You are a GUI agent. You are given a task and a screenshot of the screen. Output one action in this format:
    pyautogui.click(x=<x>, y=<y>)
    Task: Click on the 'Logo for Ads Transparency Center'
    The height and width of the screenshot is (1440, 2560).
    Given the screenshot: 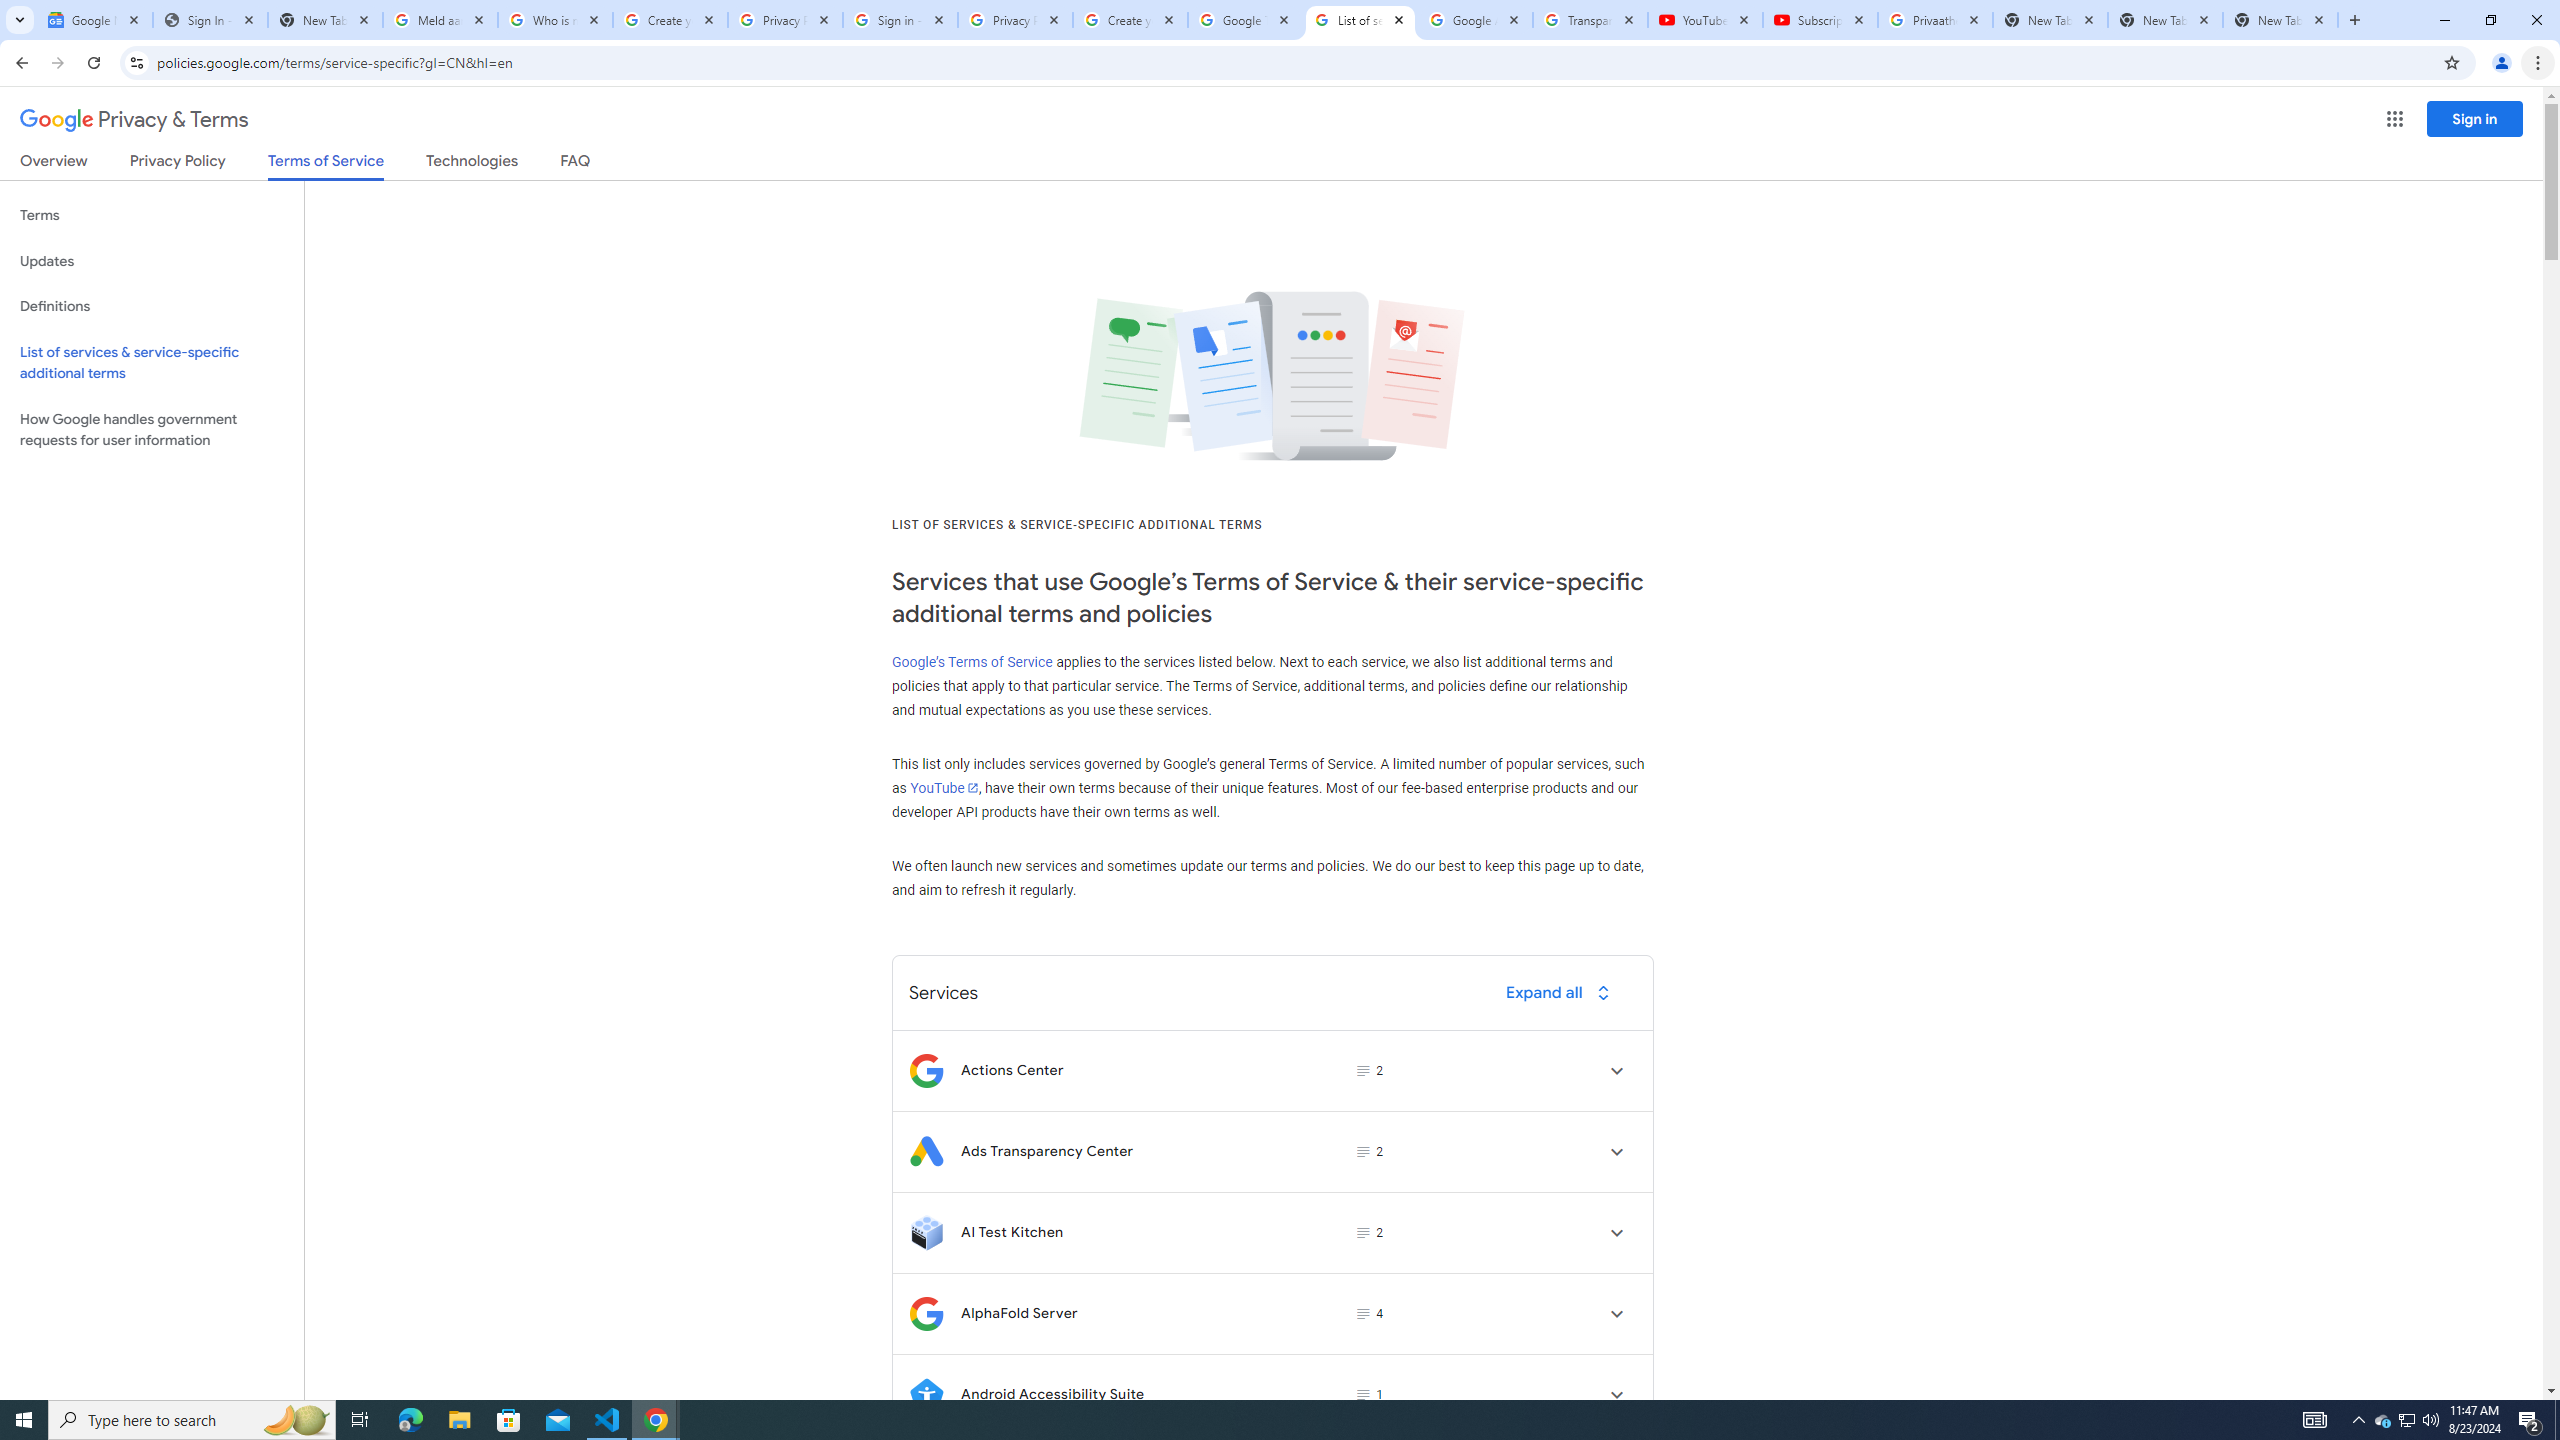 What is the action you would take?
    pyautogui.click(x=925, y=1150)
    